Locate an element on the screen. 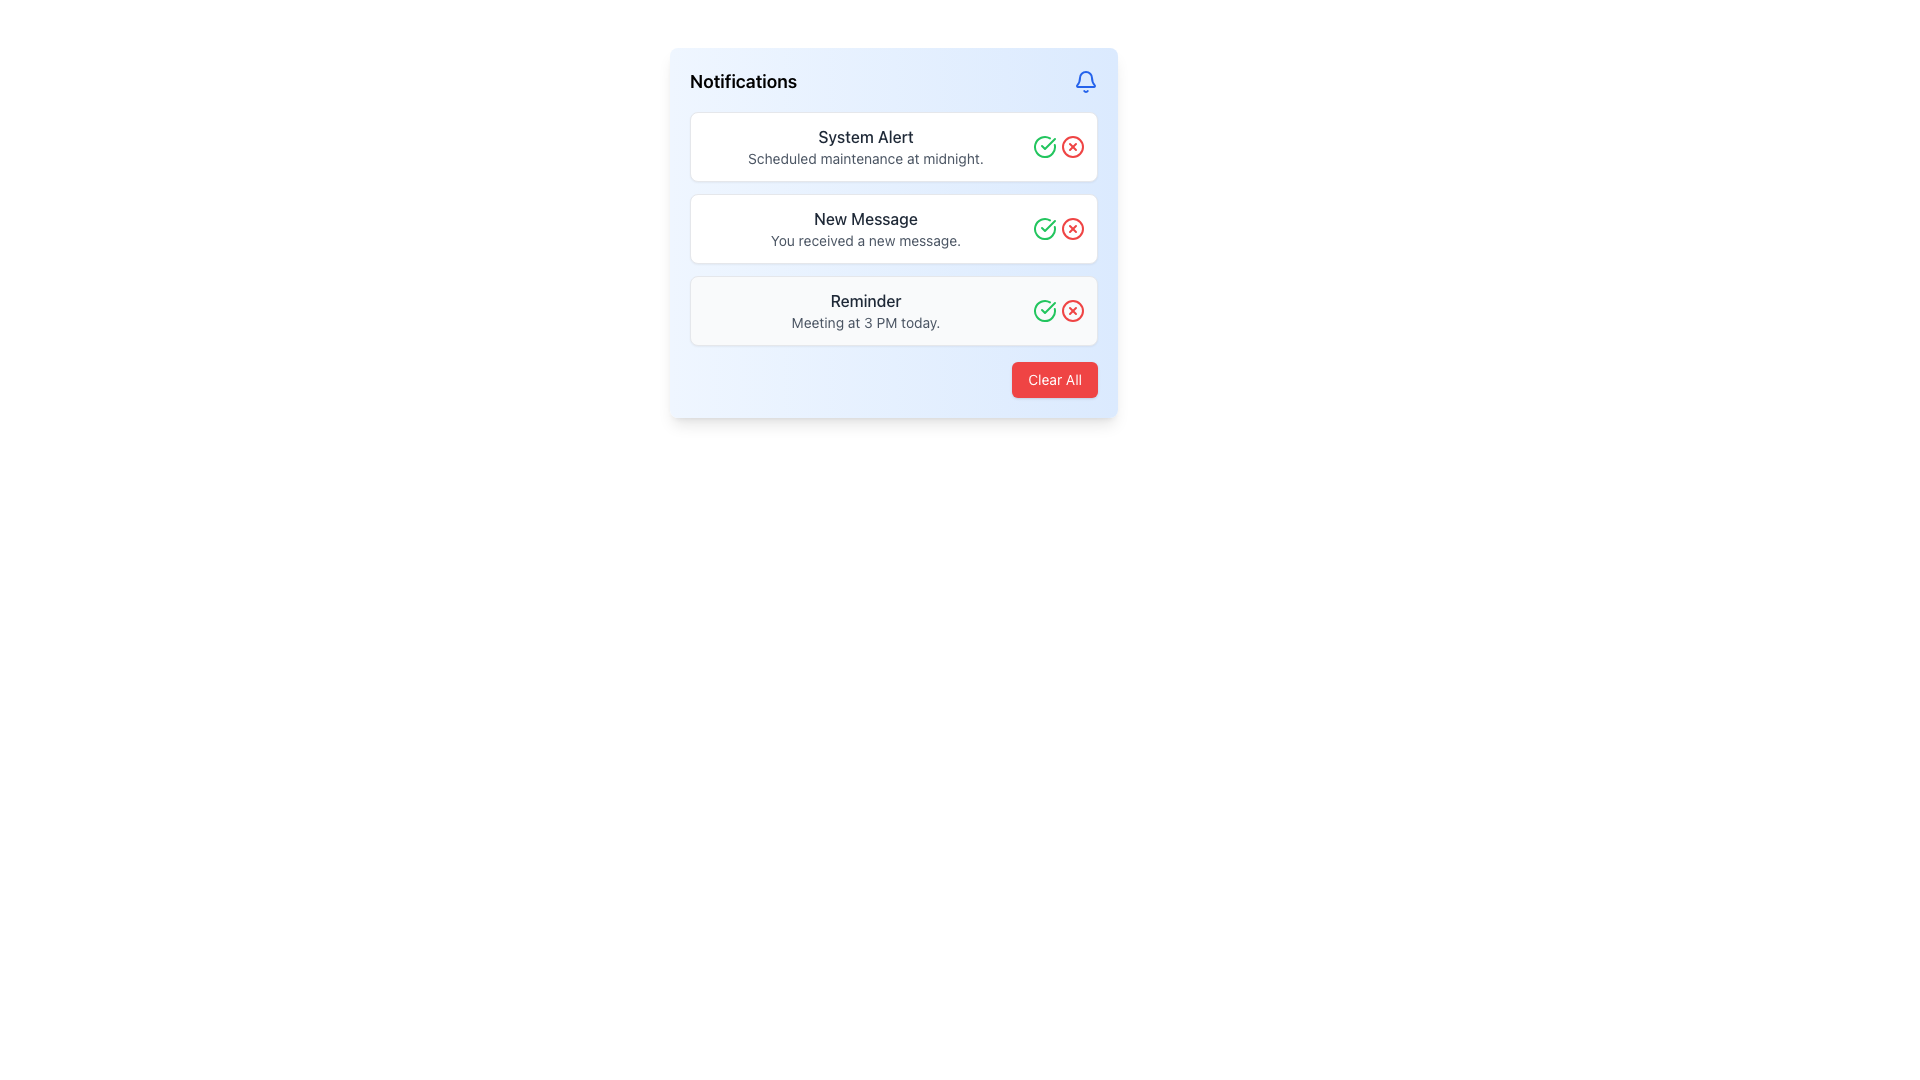 The width and height of the screenshot is (1920, 1080). information displayed in the text label that shows 'System Alert' located at the top of the notification panel is located at coordinates (865, 136).